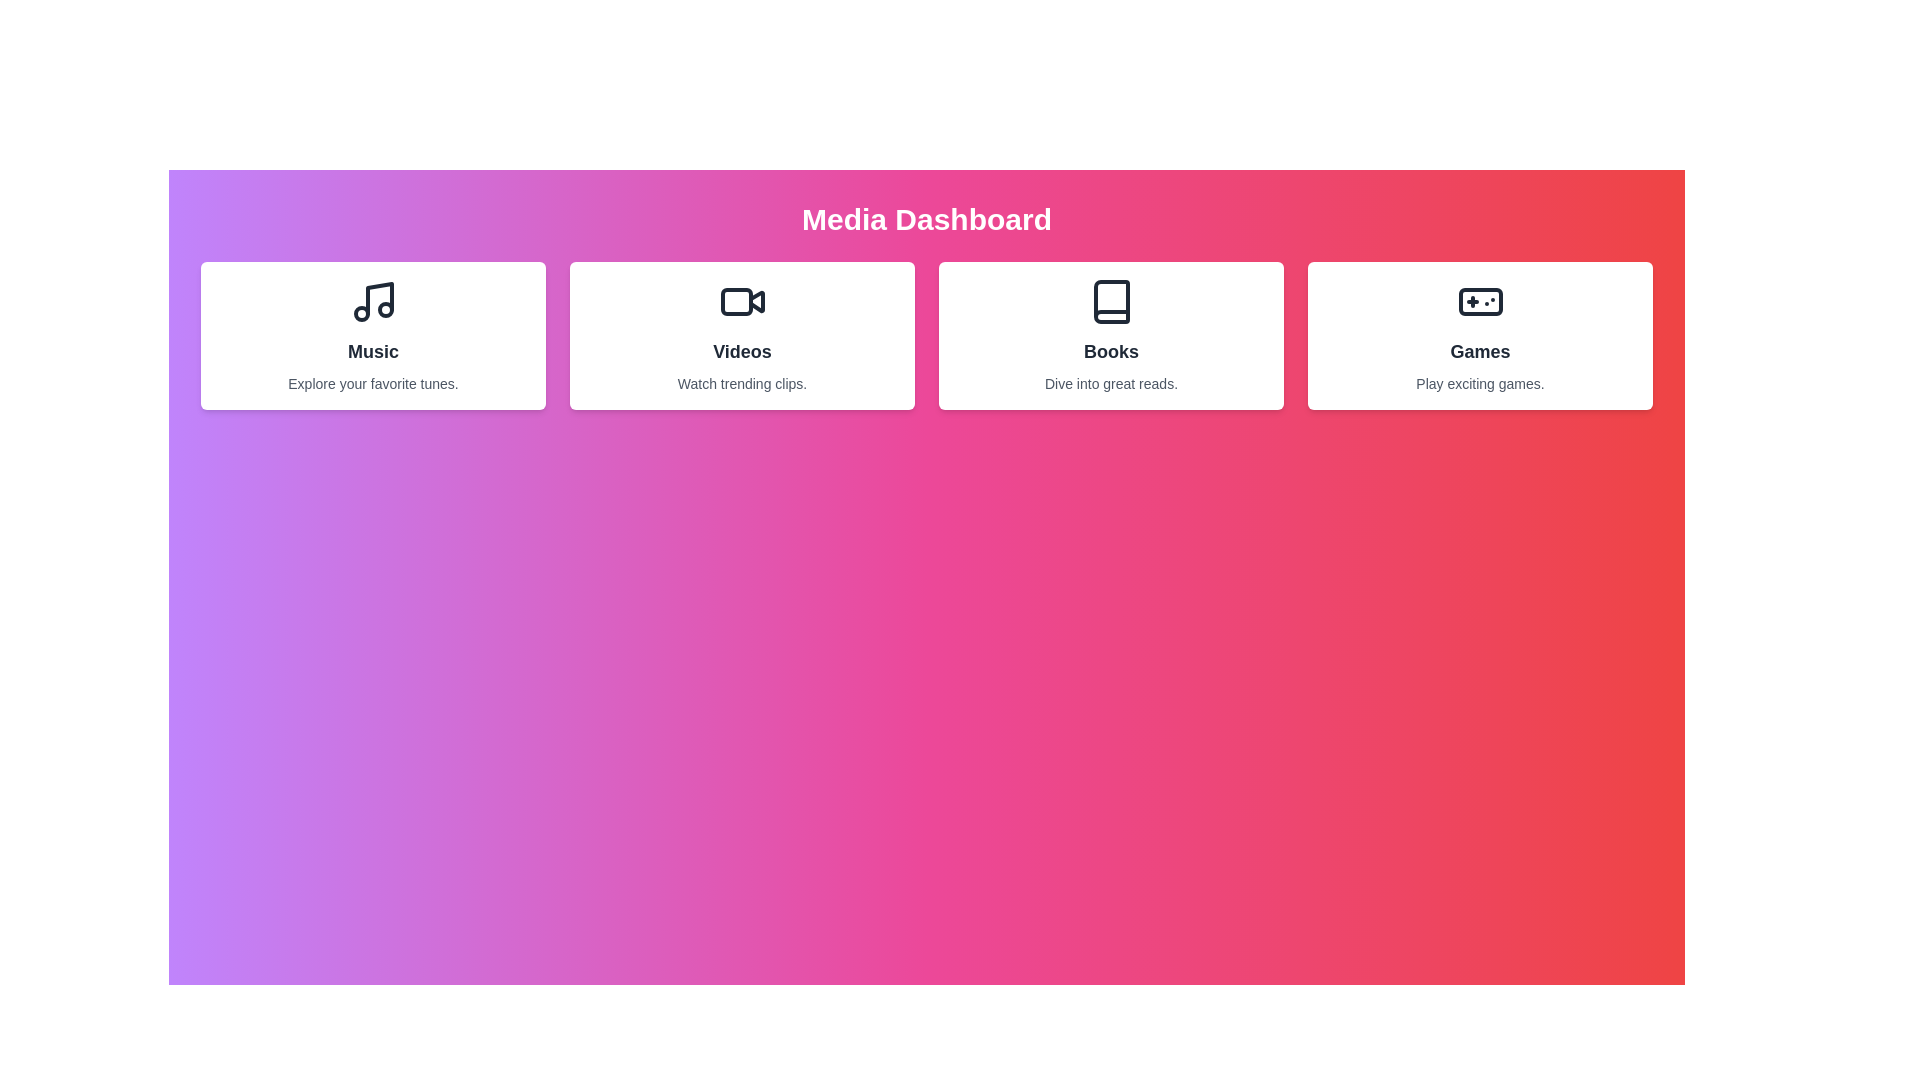 Image resolution: width=1920 pixels, height=1080 pixels. I want to click on text label that says 'Music', which is styled in a bold and large font, centered beneath a music icon and above smaller descriptive text, to identify the category, so click(373, 350).